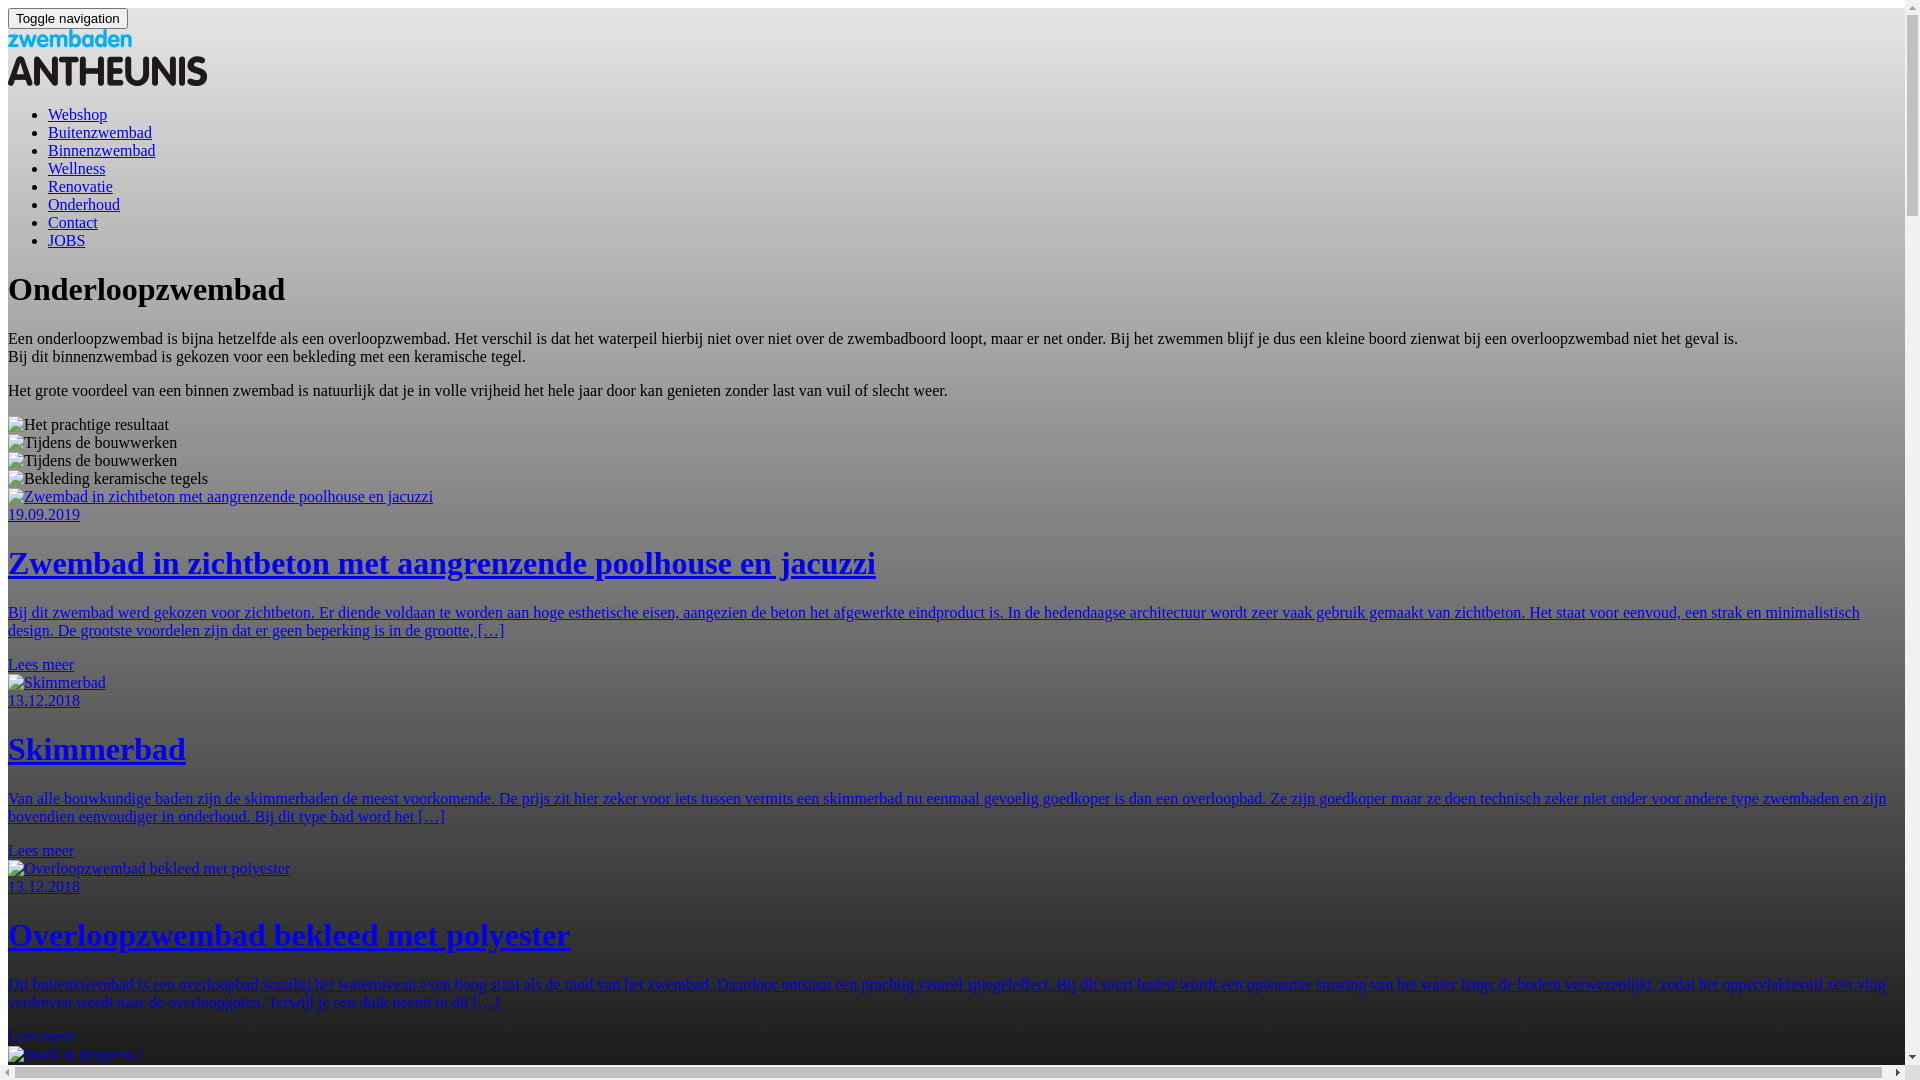 The image size is (1920, 1080). Describe the element at coordinates (66, 239) in the screenshot. I see `'JOBS'` at that location.